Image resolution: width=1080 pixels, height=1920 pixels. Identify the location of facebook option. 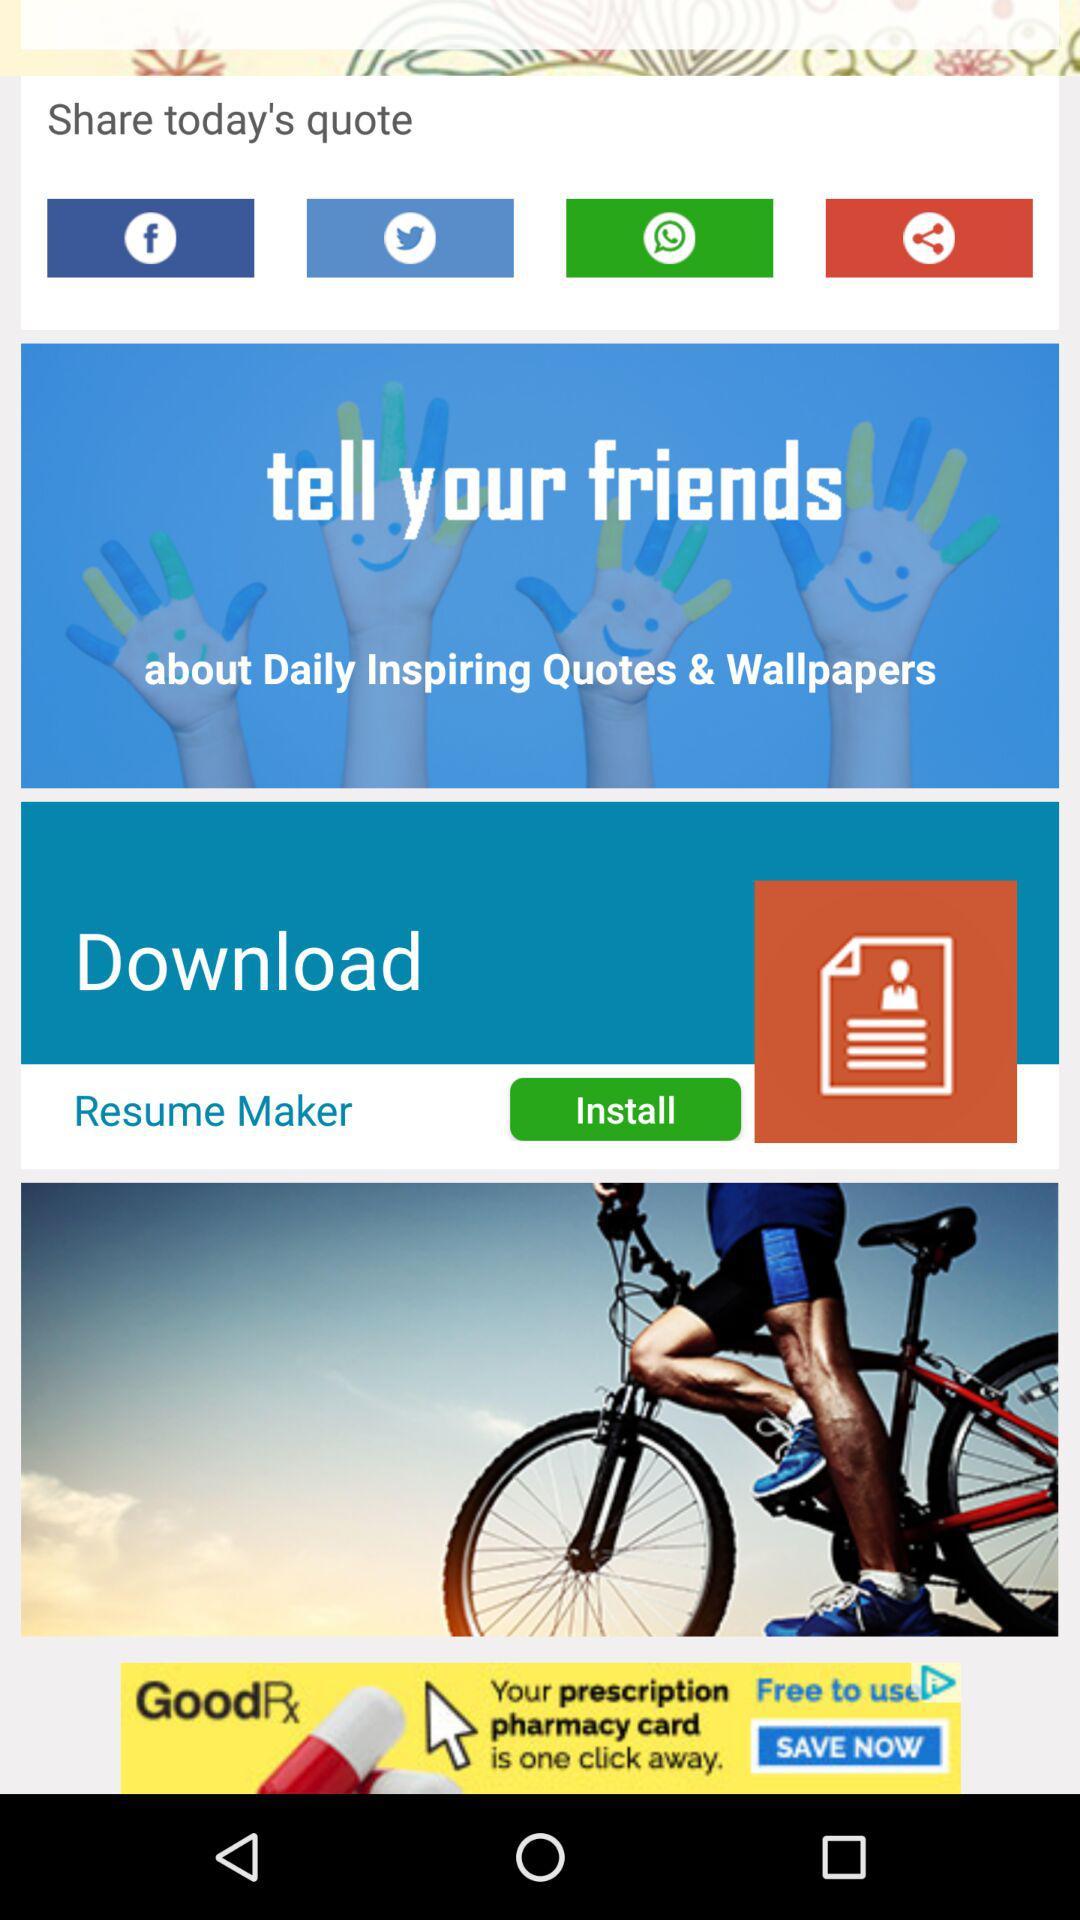
(149, 238).